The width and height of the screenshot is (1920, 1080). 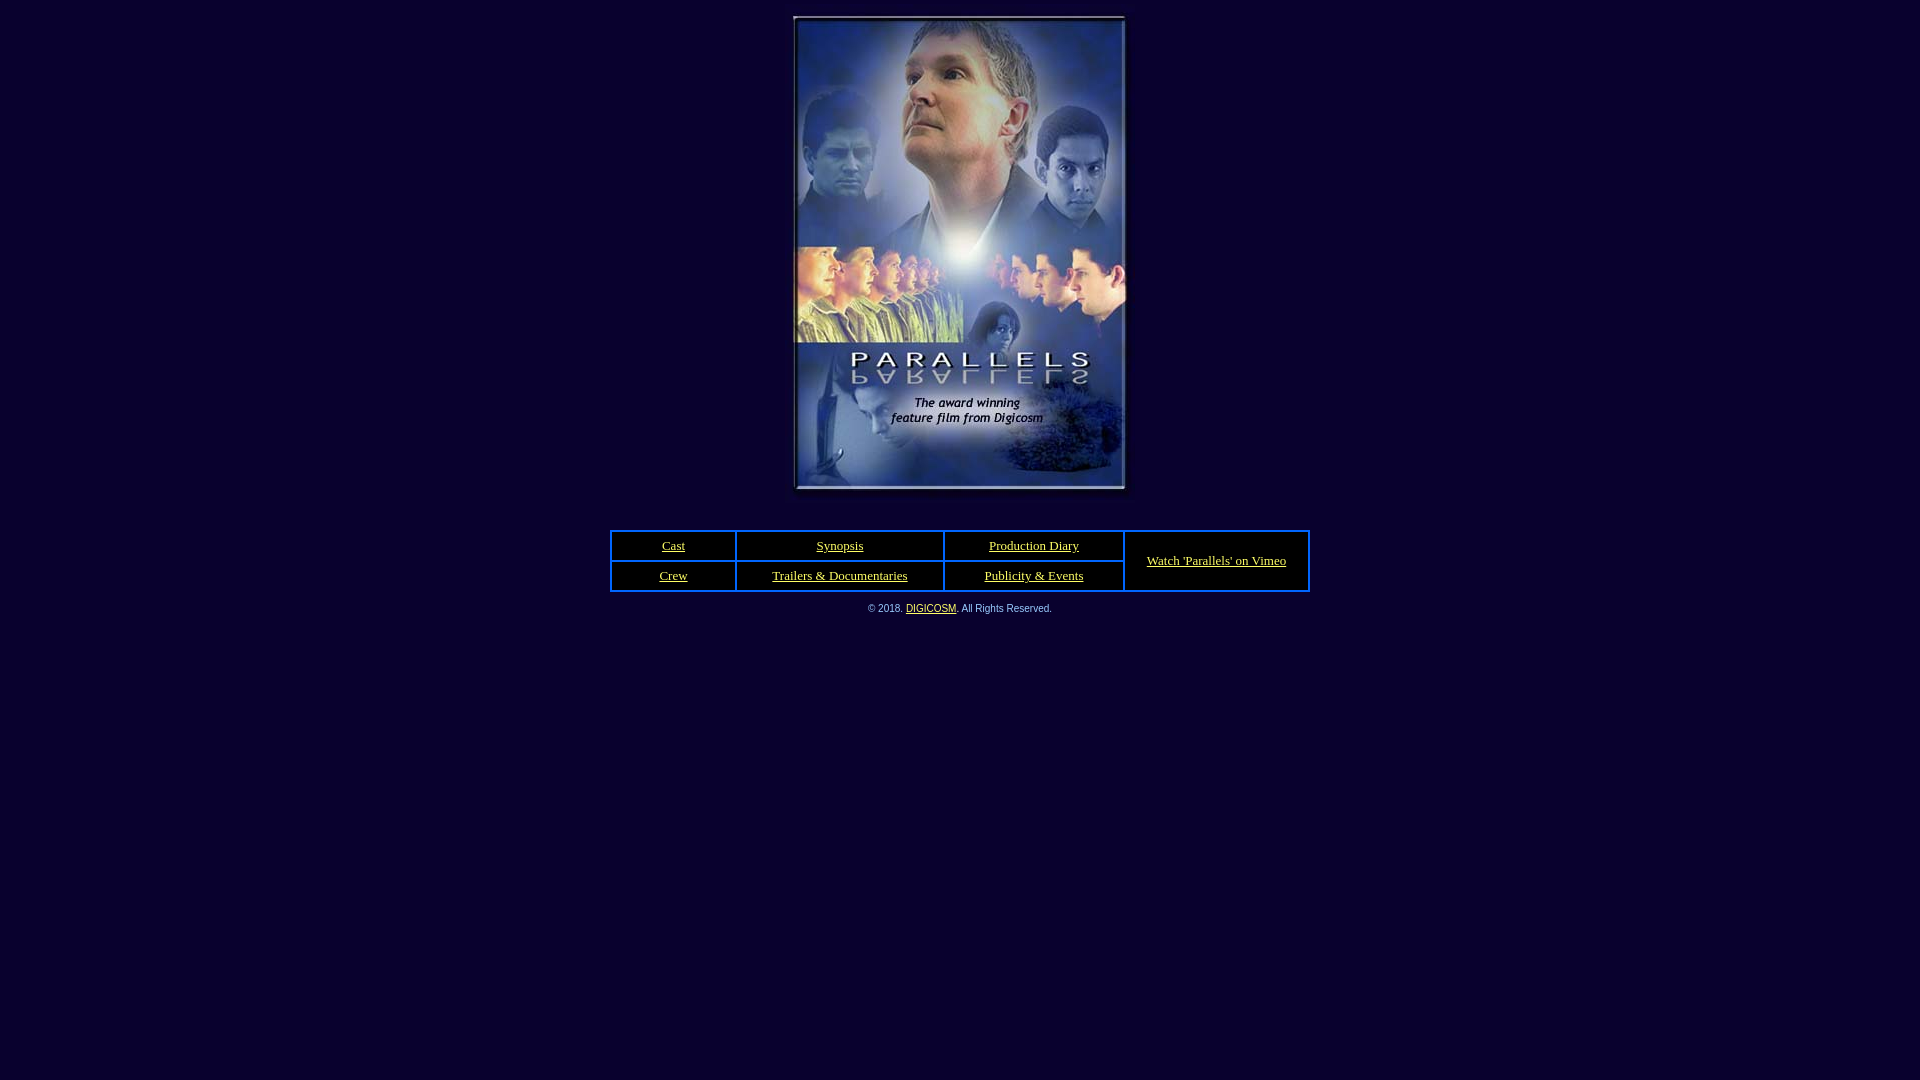 I want to click on 'DIGICOSM', so click(x=930, y=606).